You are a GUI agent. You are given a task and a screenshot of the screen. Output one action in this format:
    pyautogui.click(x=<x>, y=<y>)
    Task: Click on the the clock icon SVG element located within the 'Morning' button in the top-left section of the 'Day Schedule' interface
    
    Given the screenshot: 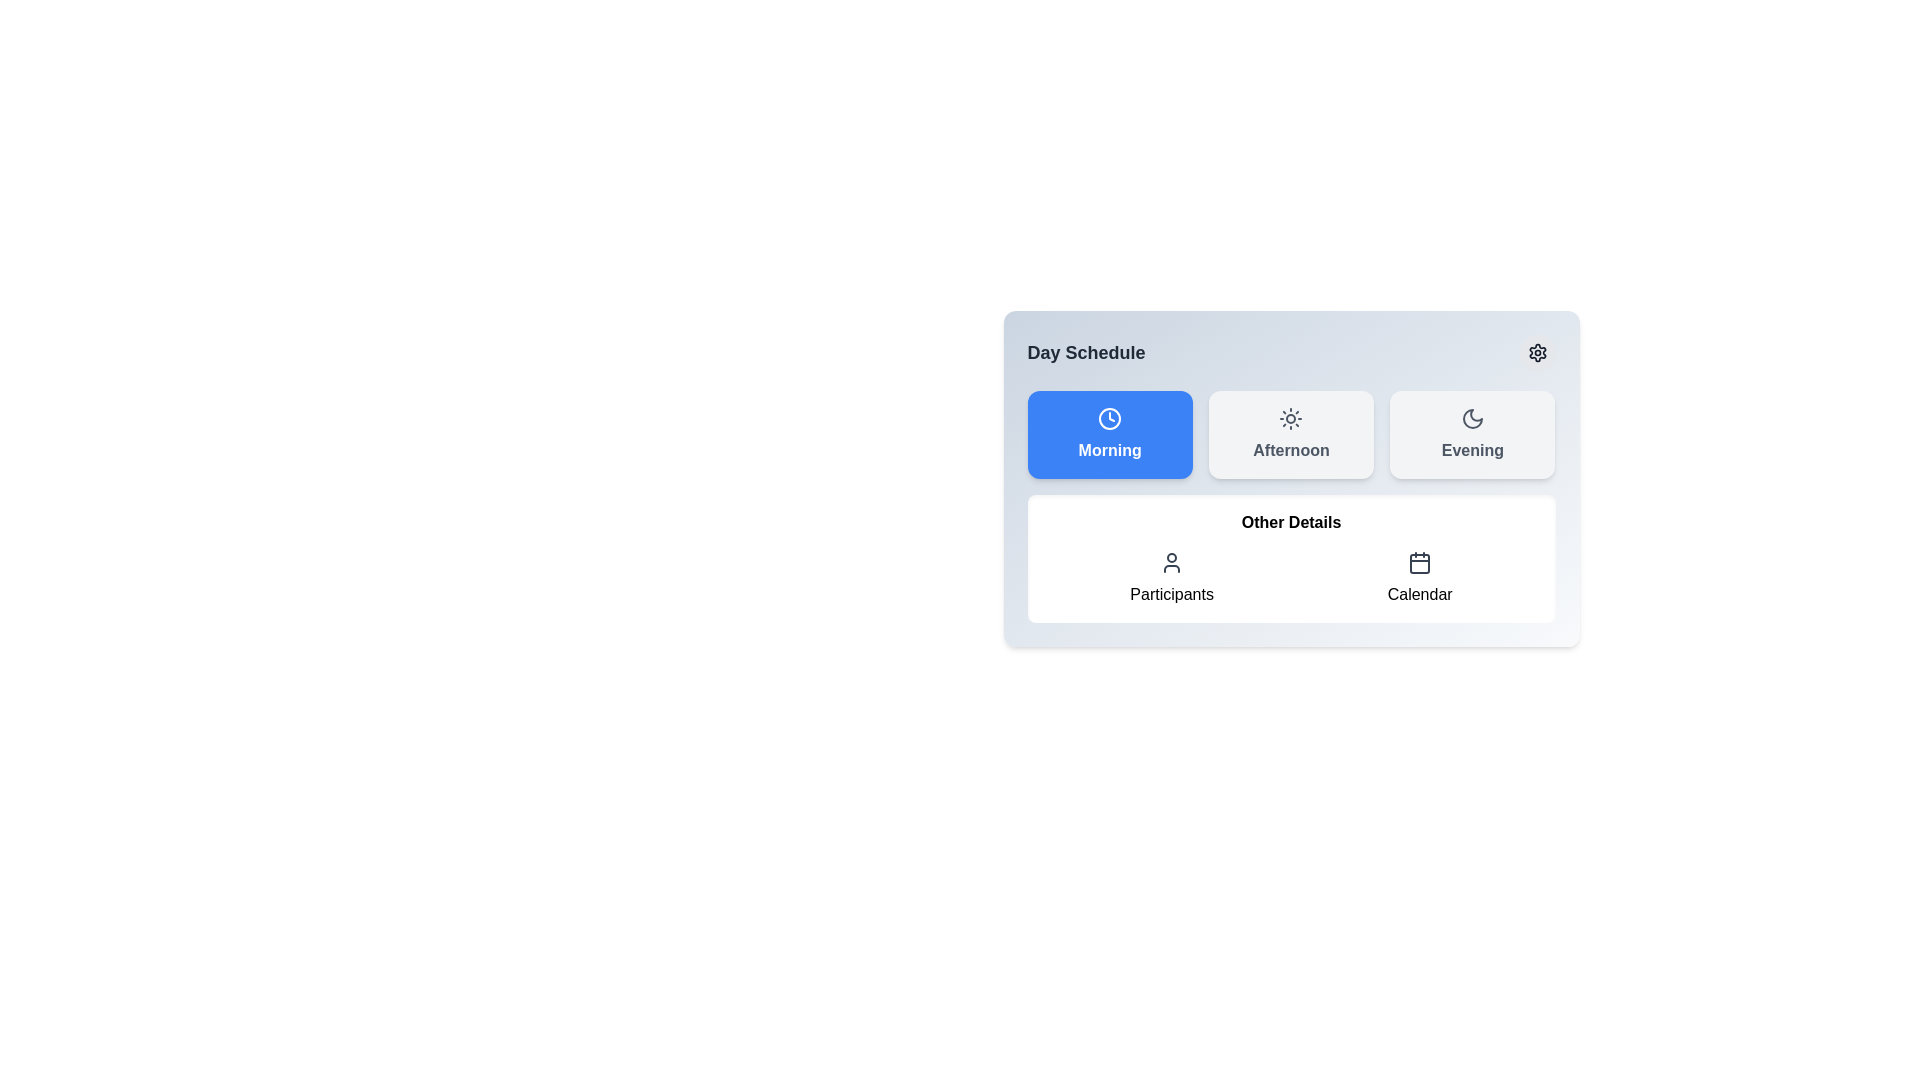 What is the action you would take?
    pyautogui.click(x=1109, y=418)
    